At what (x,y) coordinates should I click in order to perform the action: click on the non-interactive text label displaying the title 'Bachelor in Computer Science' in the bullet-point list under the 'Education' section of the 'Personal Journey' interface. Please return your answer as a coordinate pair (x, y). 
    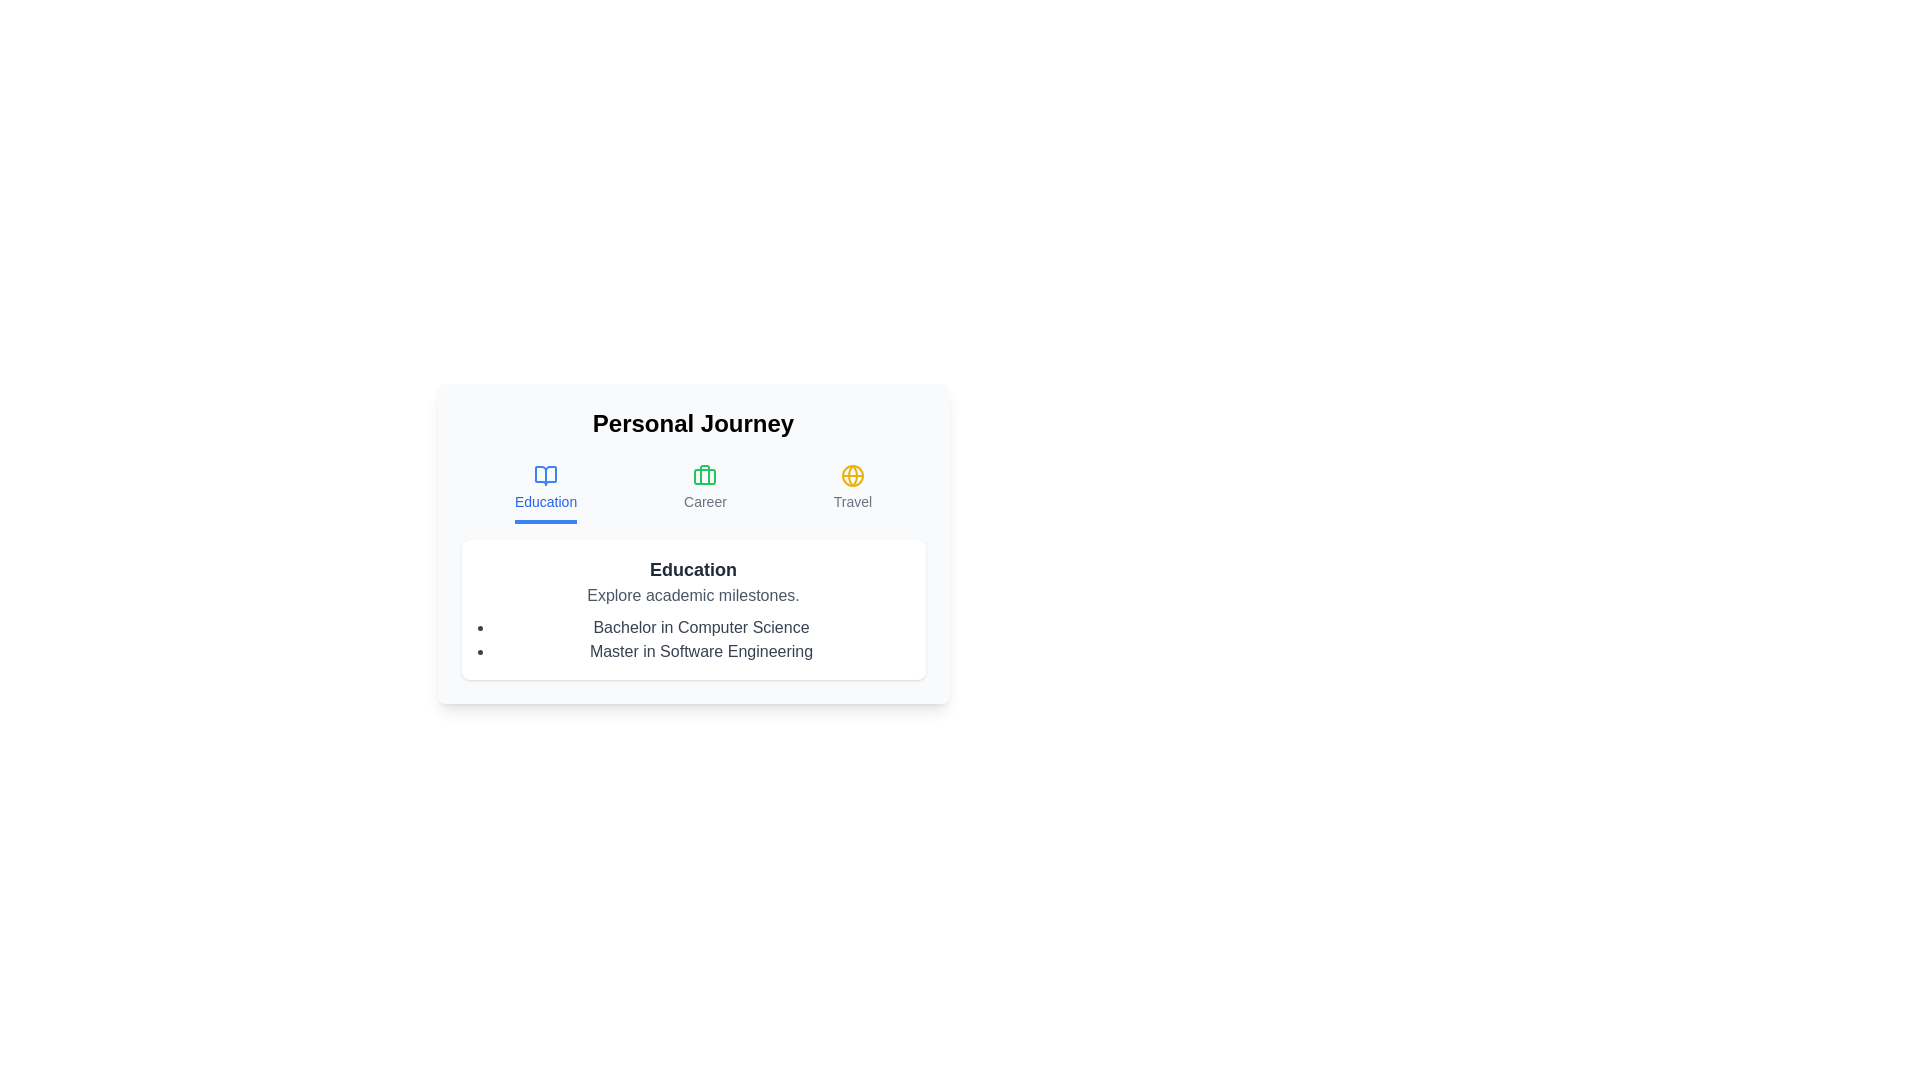
    Looking at the image, I should click on (701, 627).